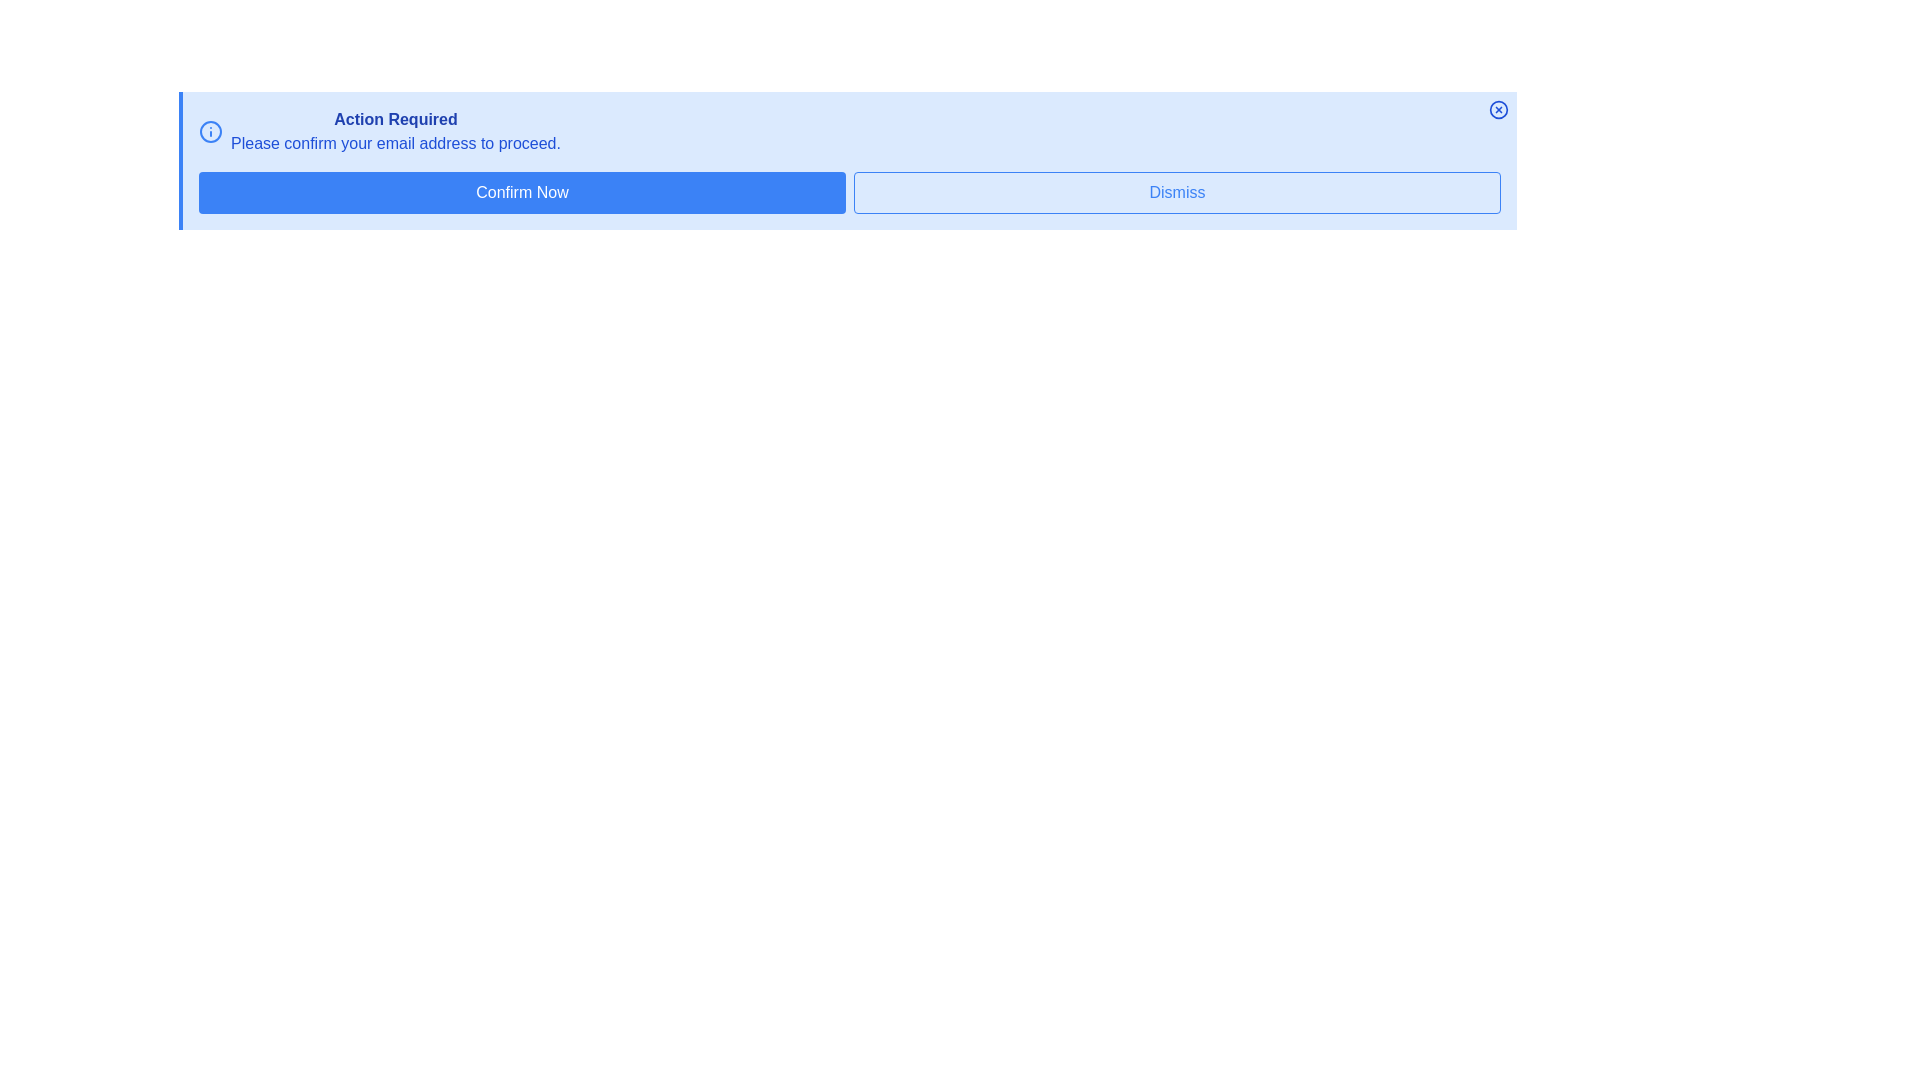  Describe the element at coordinates (1498, 110) in the screenshot. I see `the close button to dismiss the alert` at that location.